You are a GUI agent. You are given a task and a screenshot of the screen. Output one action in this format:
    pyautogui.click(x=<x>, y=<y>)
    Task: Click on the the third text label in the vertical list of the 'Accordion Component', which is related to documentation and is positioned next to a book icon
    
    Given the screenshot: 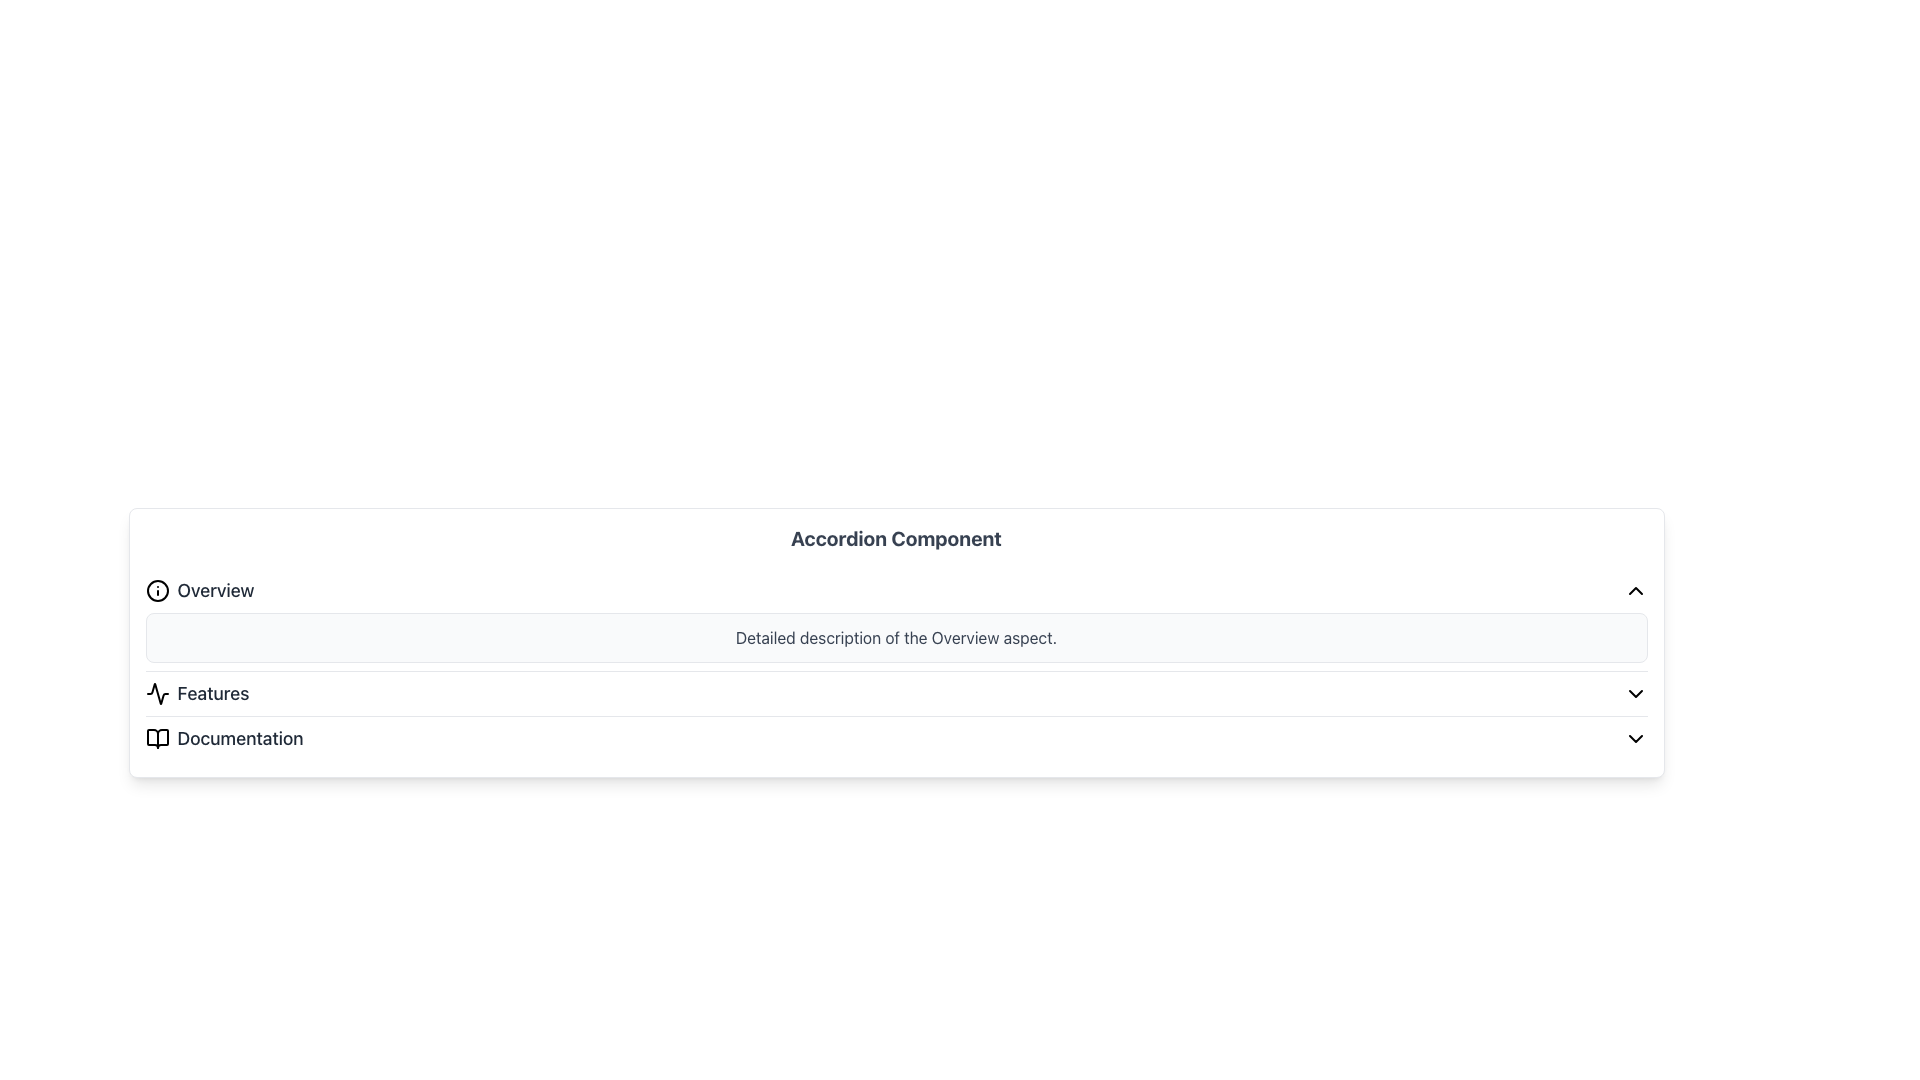 What is the action you would take?
    pyautogui.click(x=240, y=739)
    